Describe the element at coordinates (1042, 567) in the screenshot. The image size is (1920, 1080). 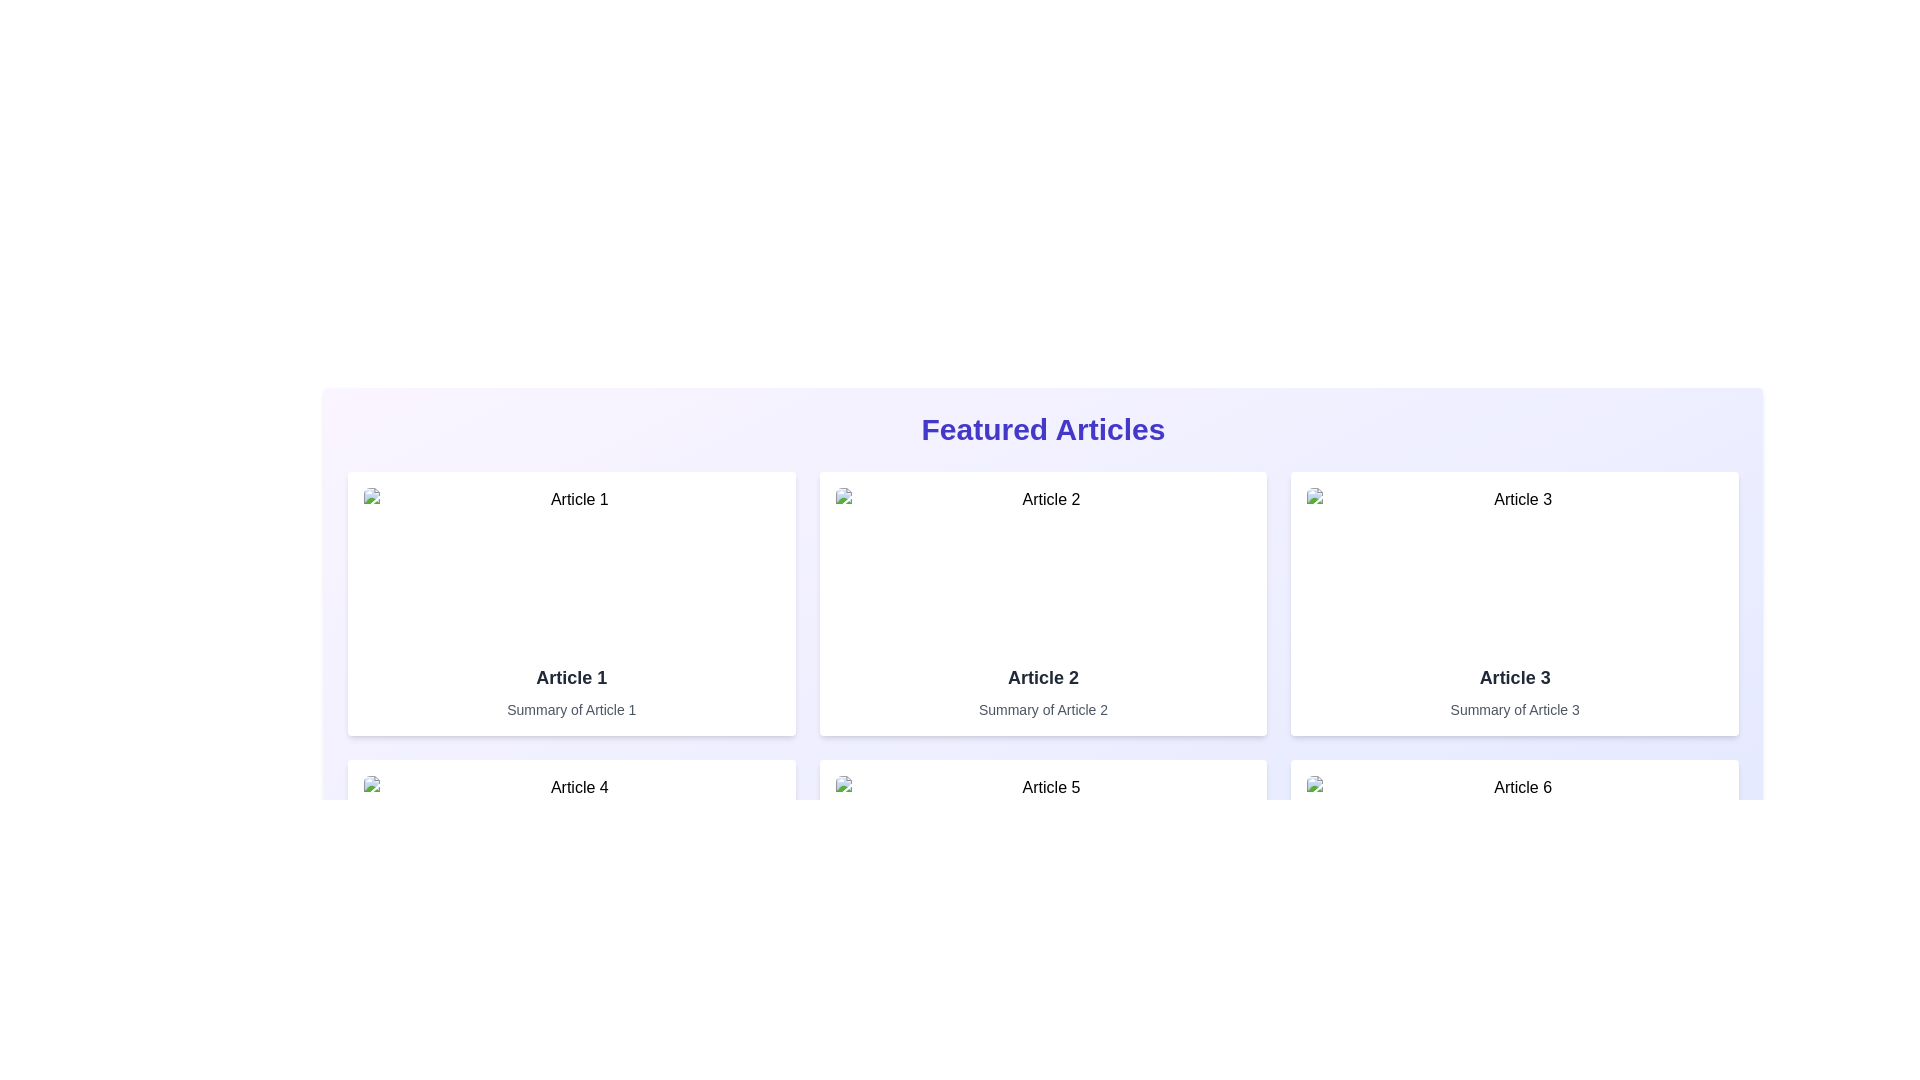
I see `the image component with rounded rectangular shape labeled 'Image 2' located in the top section of the card labeled 'Article 2'` at that location.